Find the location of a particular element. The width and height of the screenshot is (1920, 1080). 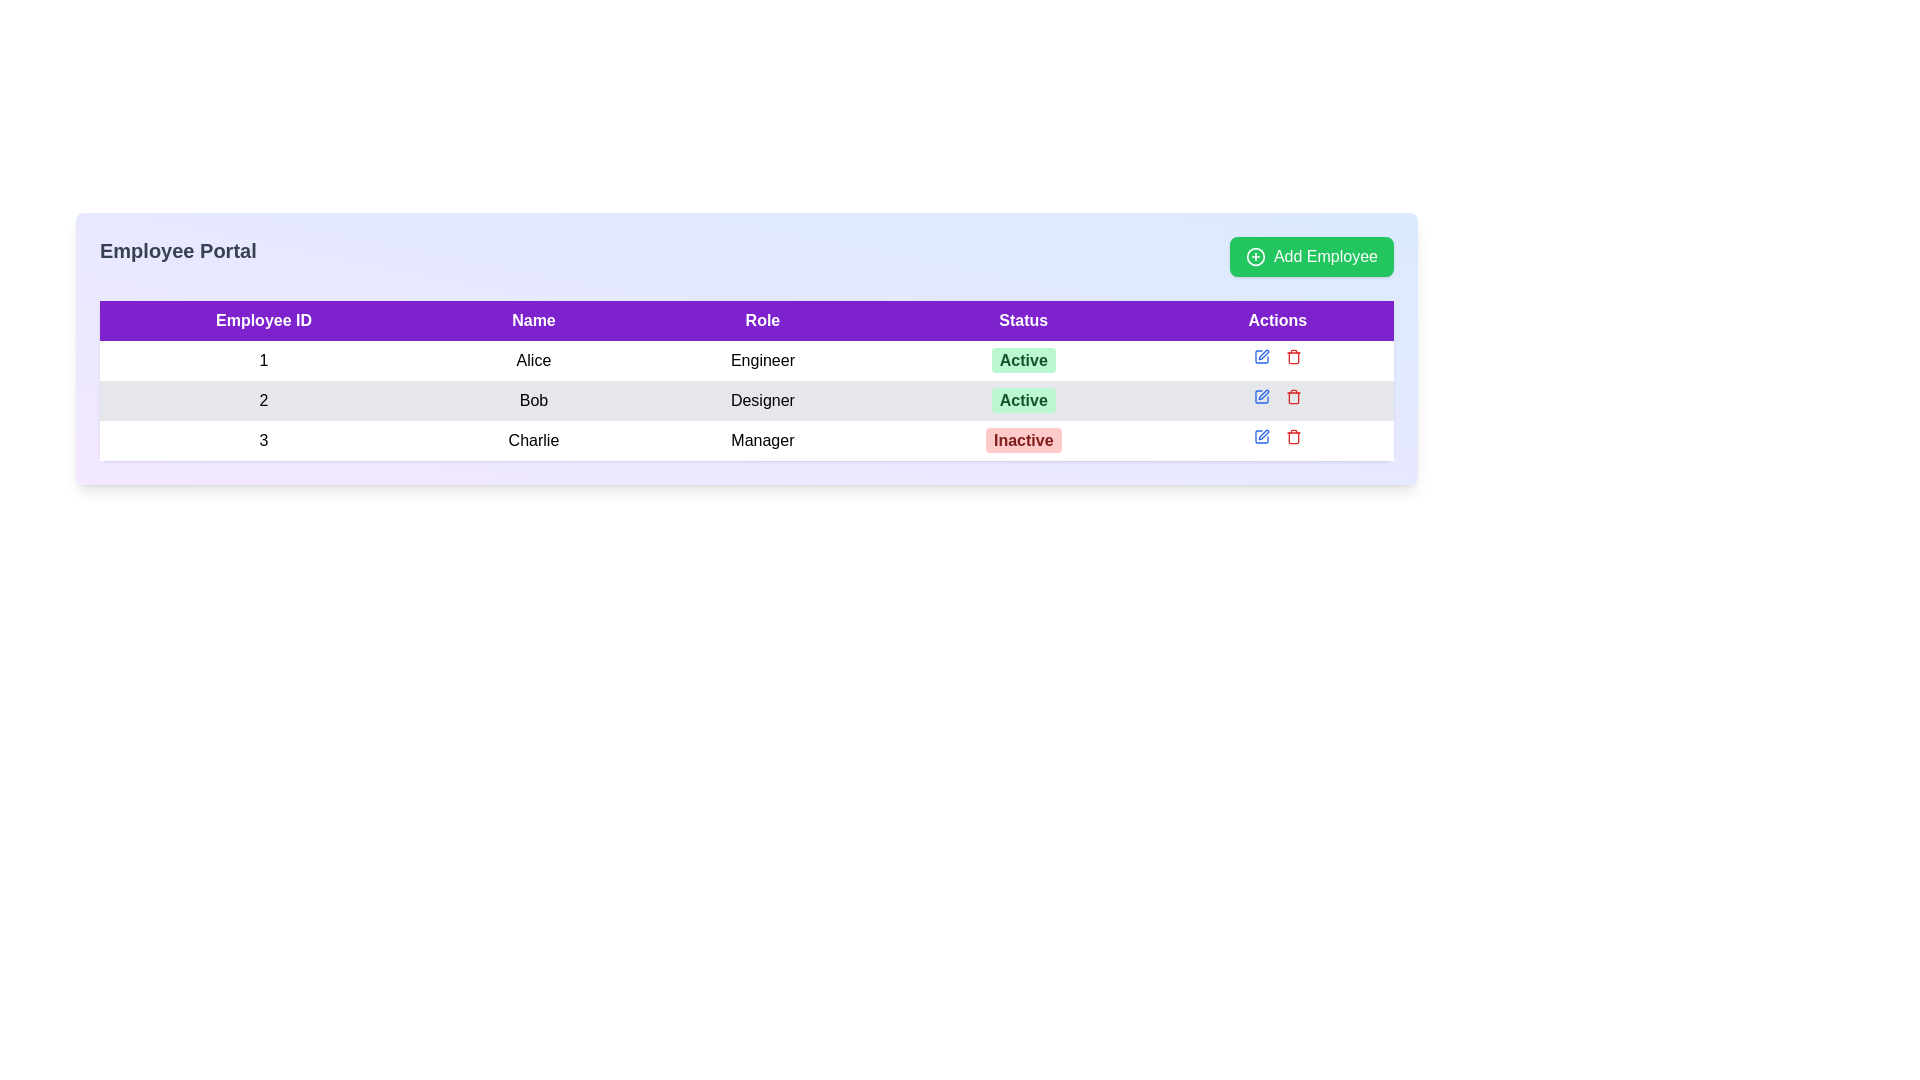

the Trash Can icon located in the Actions column of the second row related to Bob is located at coordinates (1293, 398).